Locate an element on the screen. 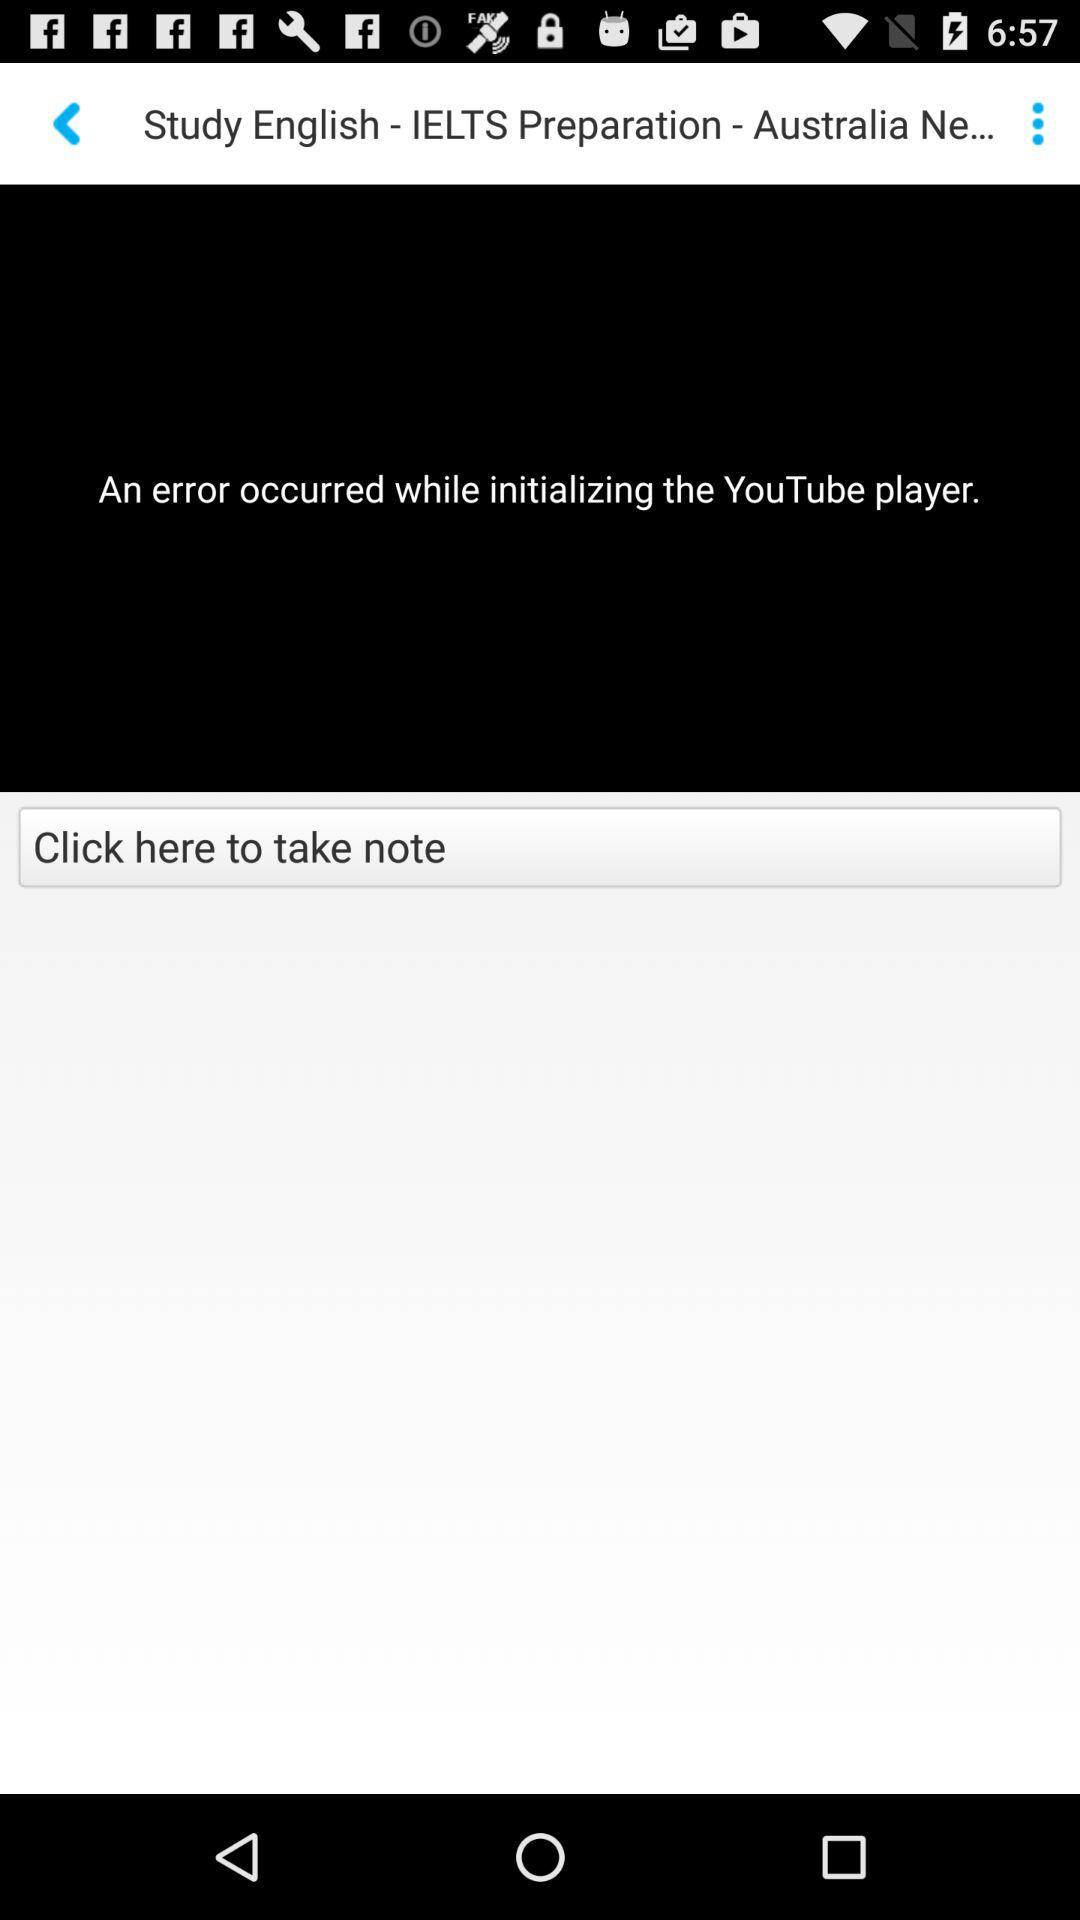 The height and width of the screenshot is (1920, 1080). app at the center is located at coordinates (540, 849).